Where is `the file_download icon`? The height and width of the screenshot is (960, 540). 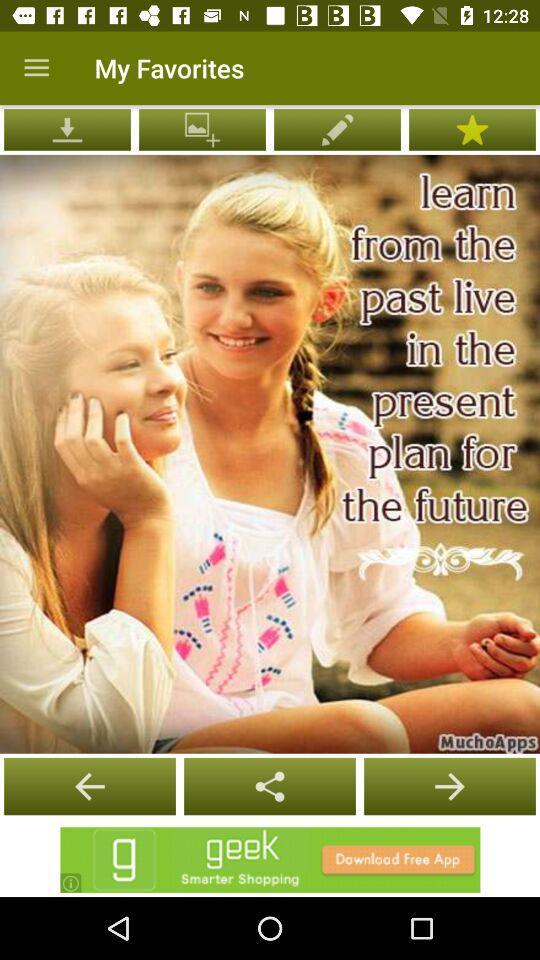 the file_download icon is located at coordinates (67, 128).